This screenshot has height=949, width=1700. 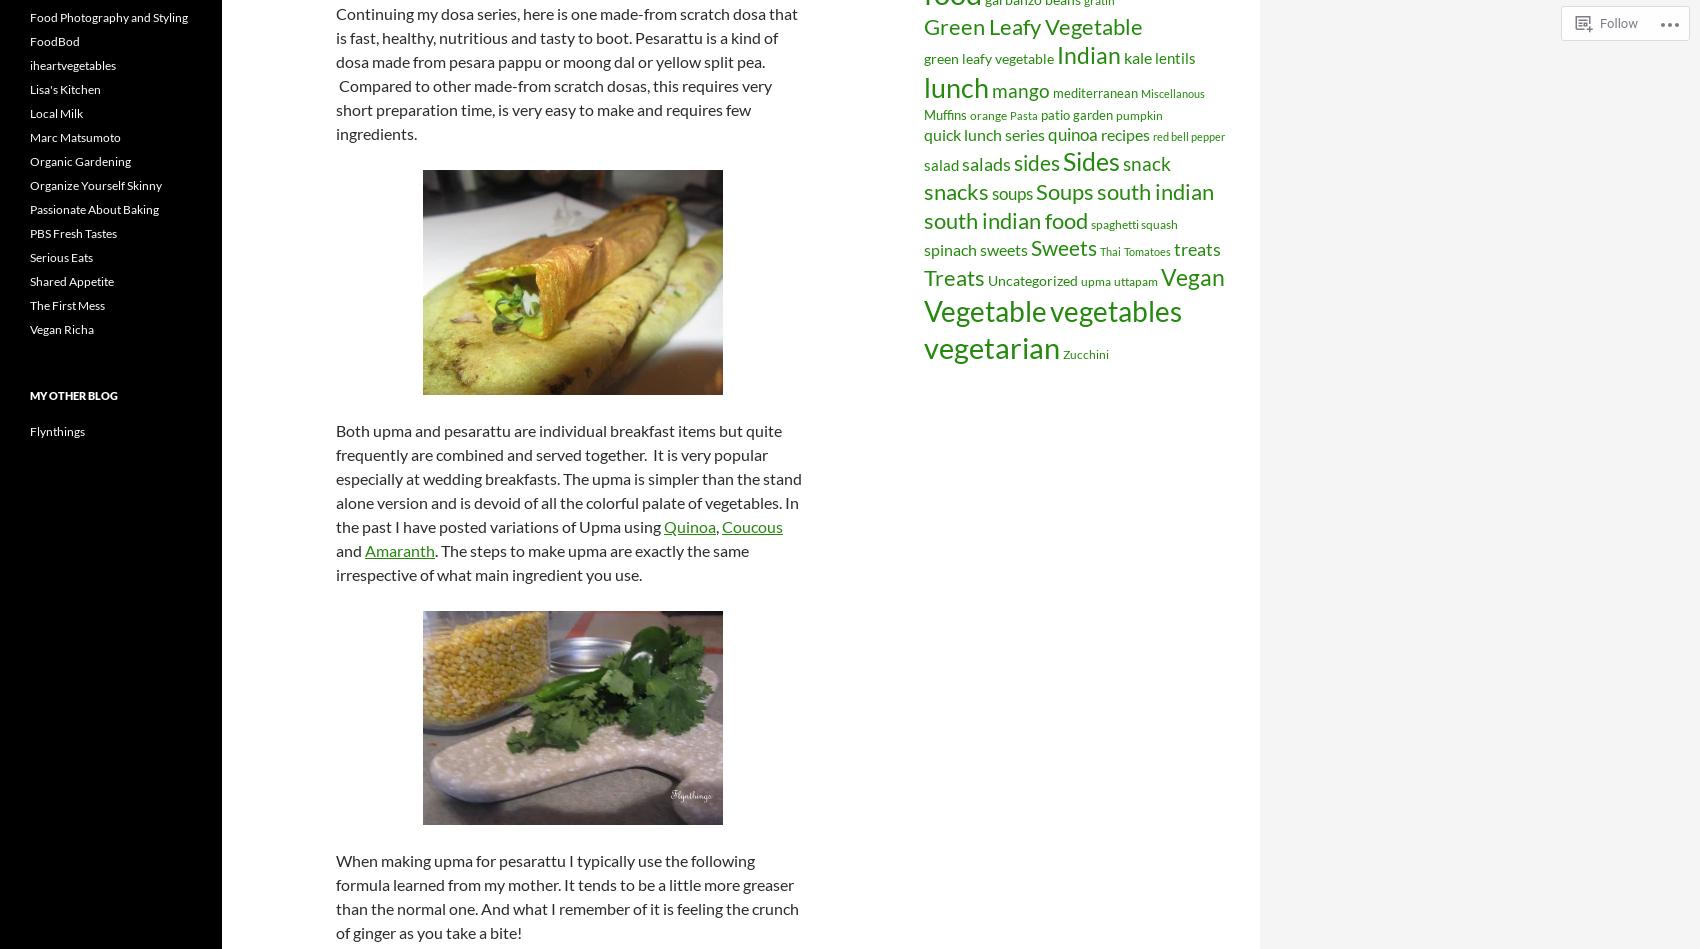 What do you see at coordinates (567, 477) in the screenshot?
I see `'Both upma and pesarattu are individual breakfast items but quite frequently are combined and served together.  It is very popular especially at wedding breakfasts. The upma is simpler than the stand alone version and is devoid of all the colorful palate of vegetables. In the past I have posted variations of Upma using'` at bounding box center [567, 477].